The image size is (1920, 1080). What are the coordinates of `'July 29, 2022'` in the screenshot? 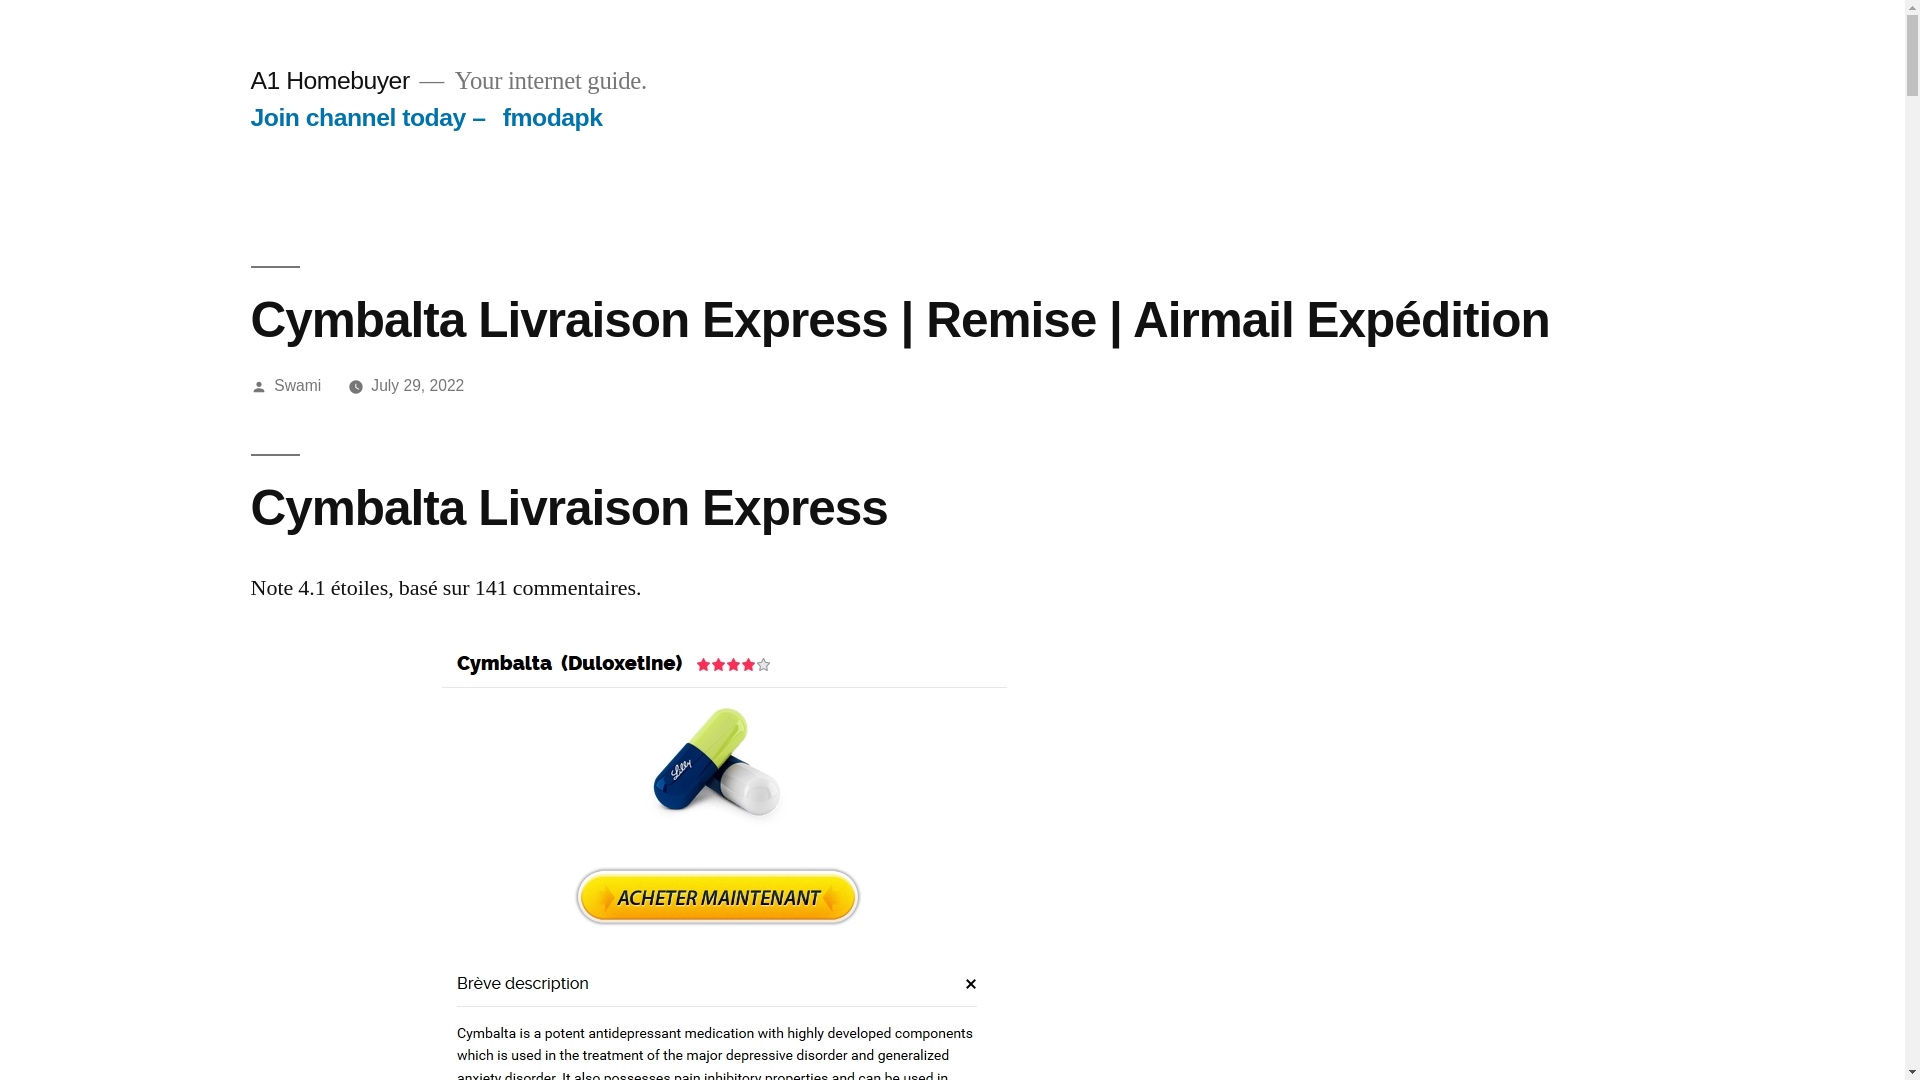 It's located at (416, 385).